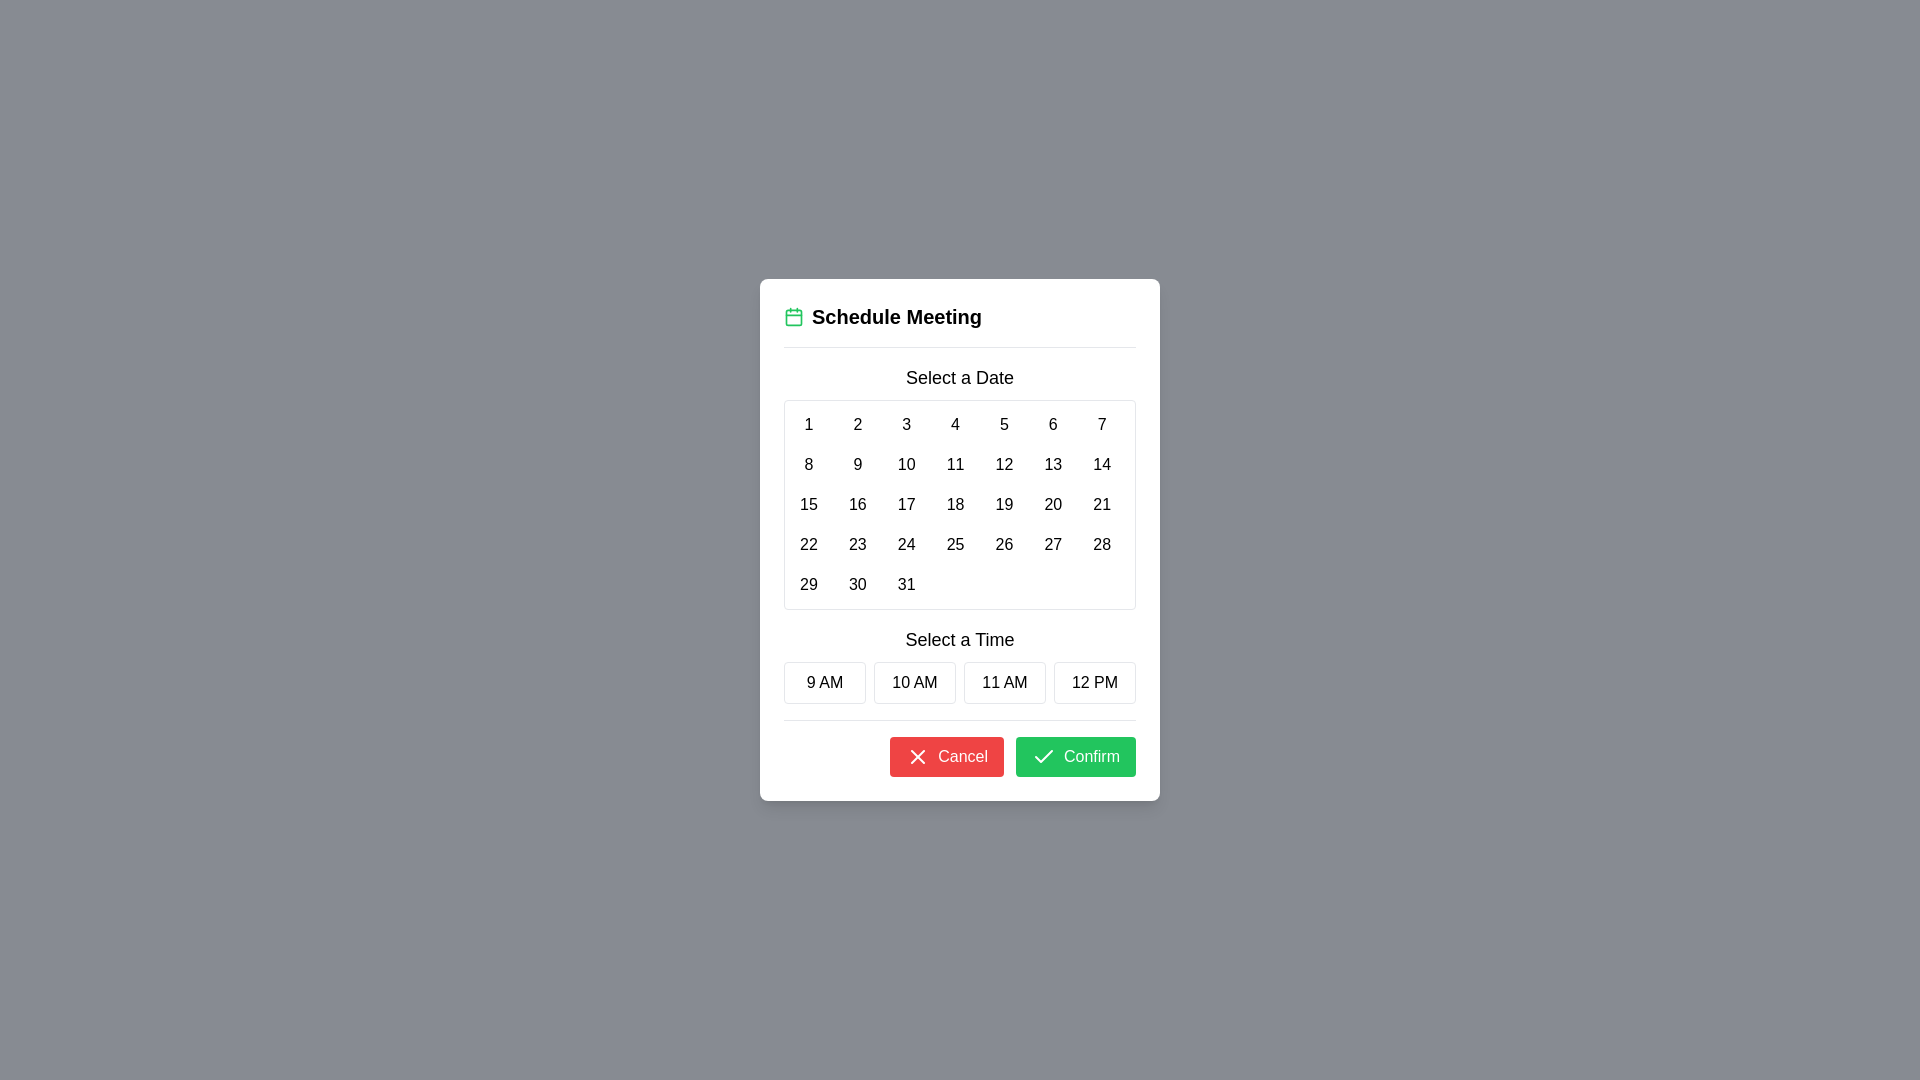 Image resolution: width=1920 pixels, height=1080 pixels. Describe the element at coordinates (1101, 544) in the screenshot. I see `the button representing the date '28' in the calendar interface` at that location.